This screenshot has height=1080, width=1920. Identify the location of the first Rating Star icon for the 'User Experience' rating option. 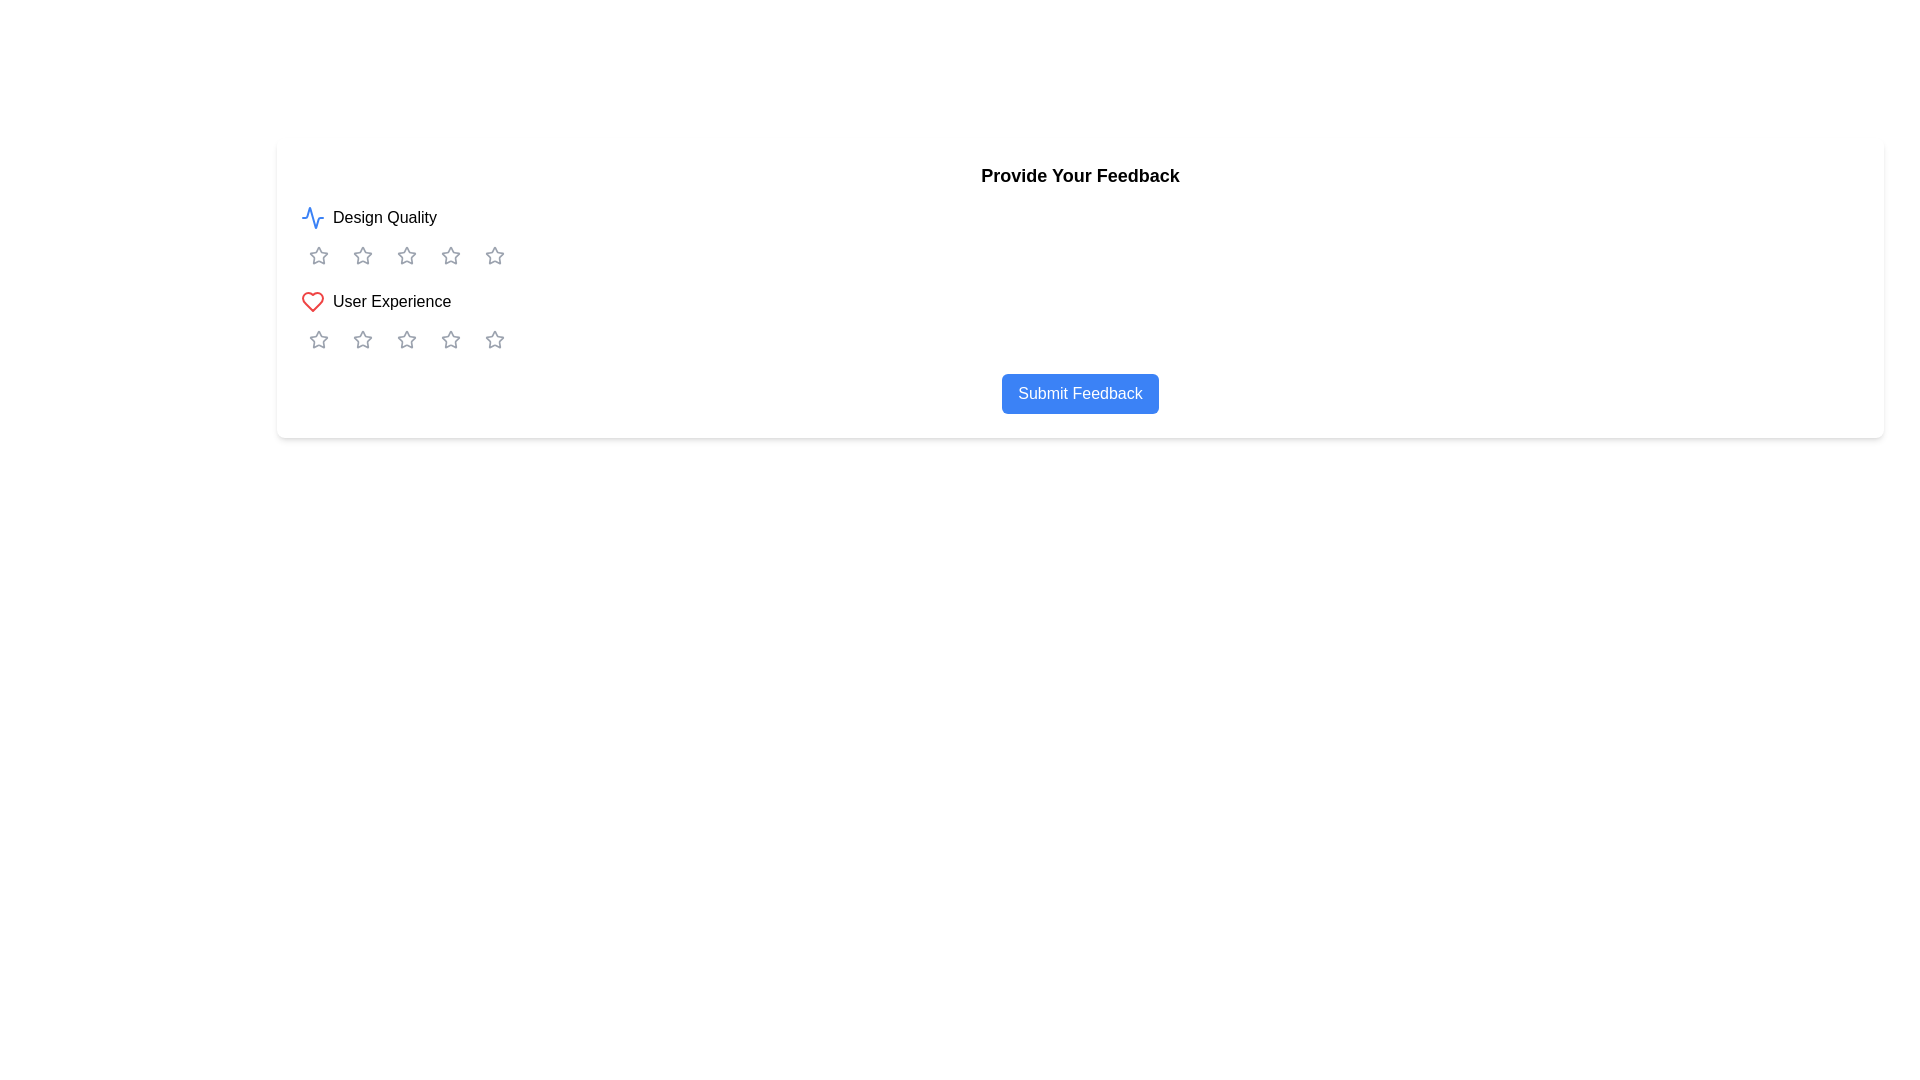
(317, 338).